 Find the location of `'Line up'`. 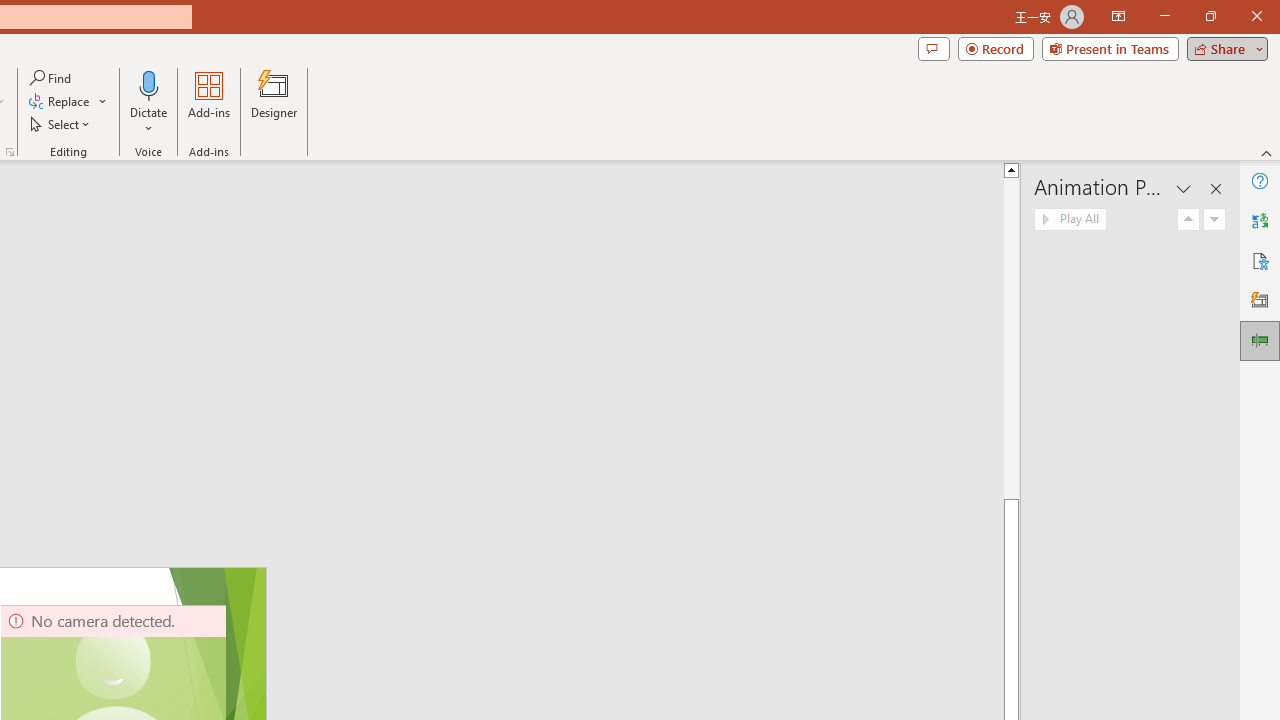

'Line up' is located at coordinates (1011, 168).